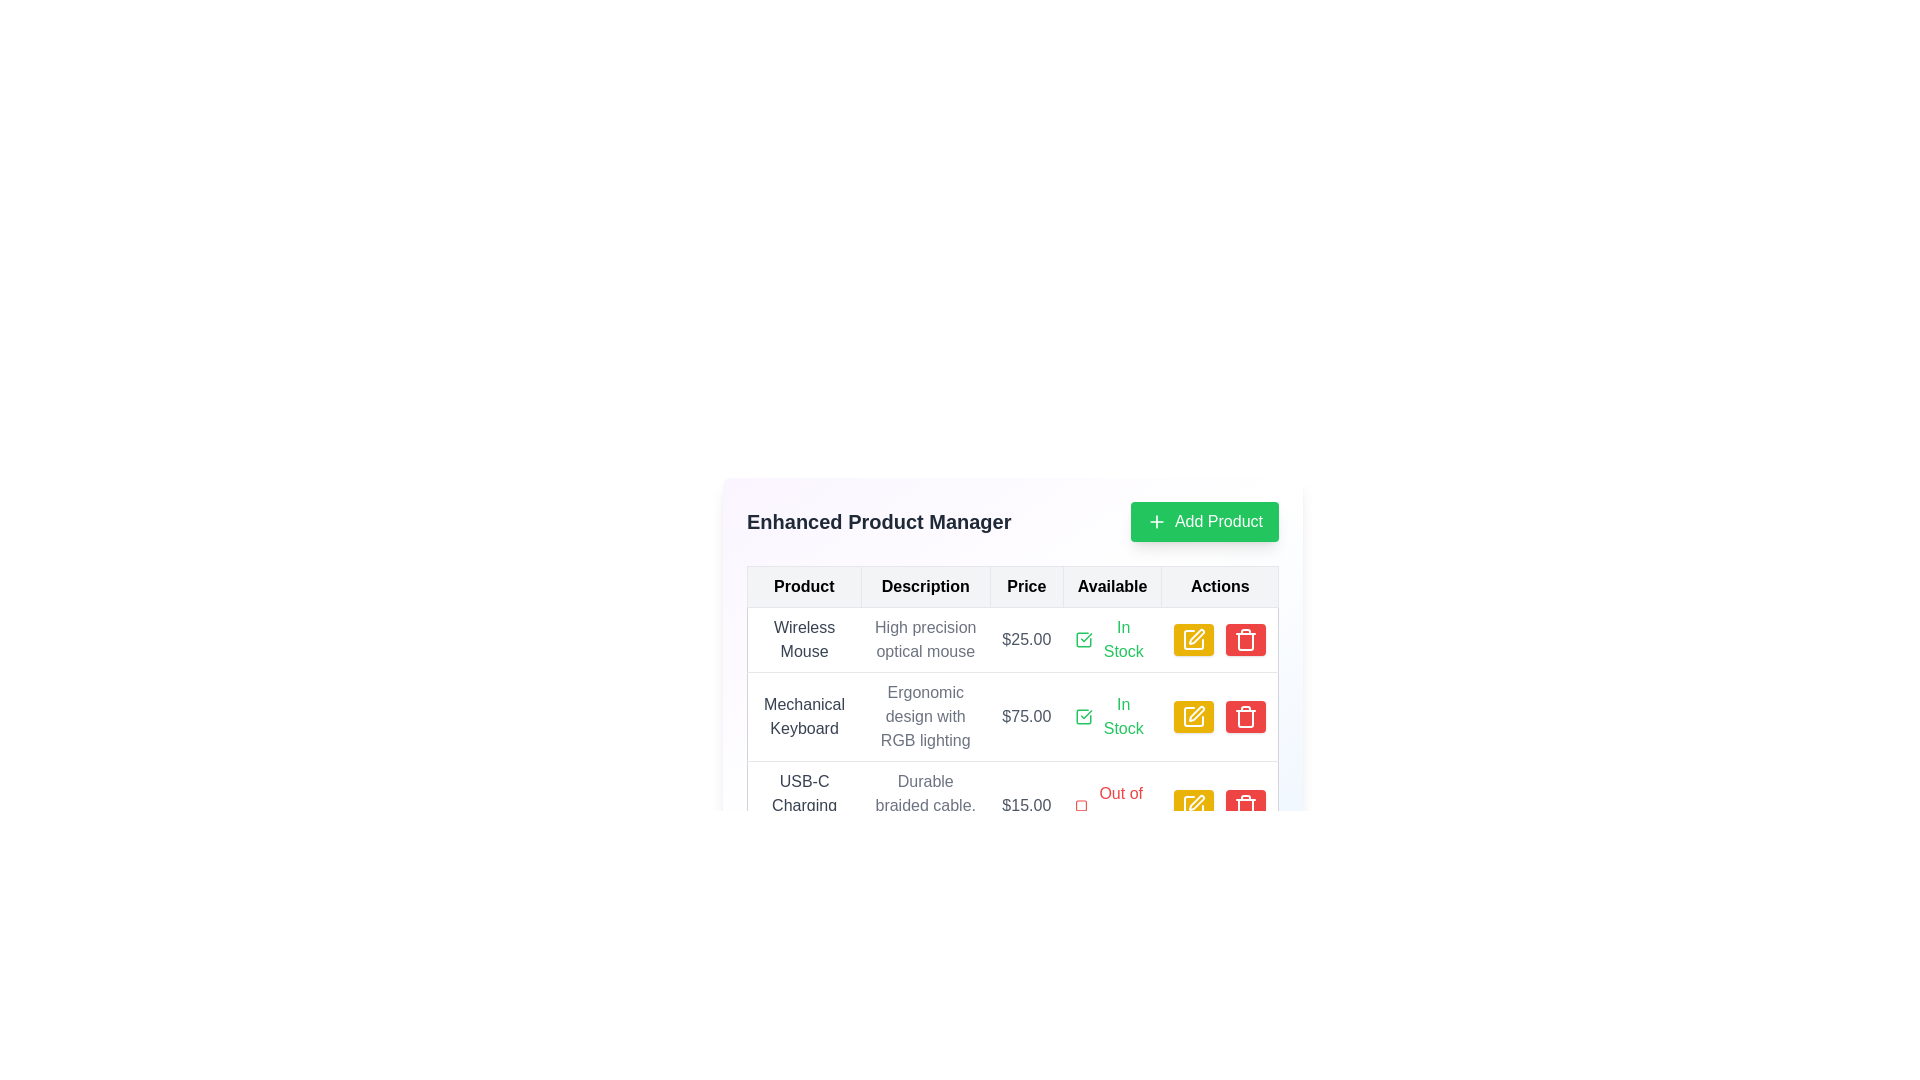  I want to click on the edit icon in the 'Actions' column for the 'Mechanical Keyboard' product, so click(1194, 716).